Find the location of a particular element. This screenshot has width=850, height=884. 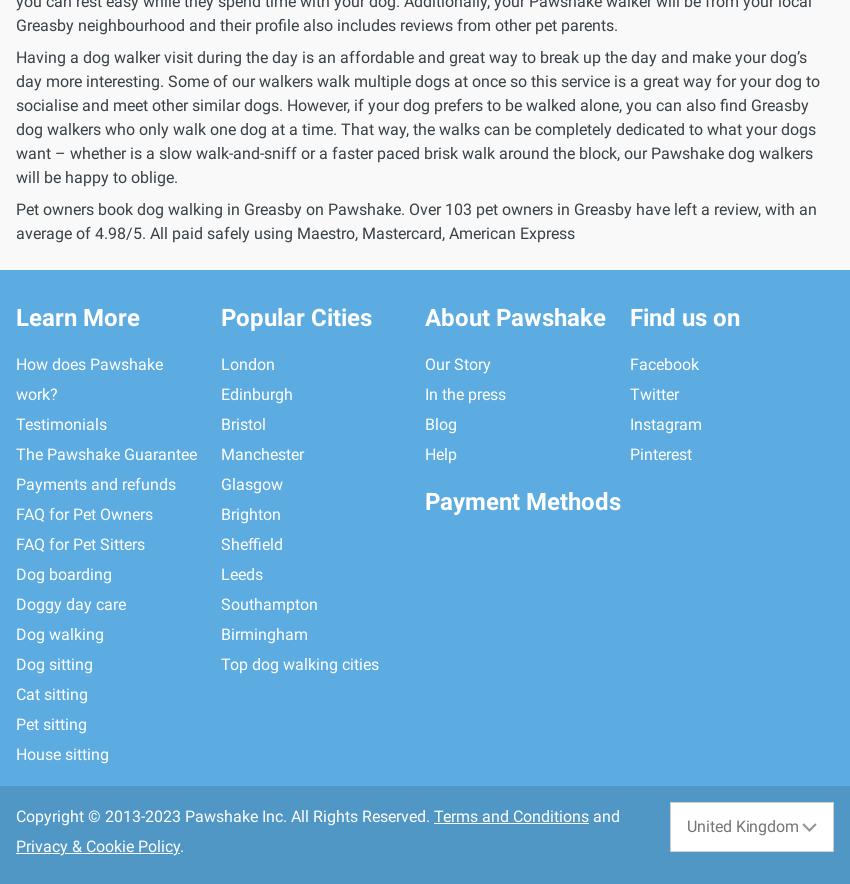

'How does Pawshake work?' is located at coordinates (88, 379).